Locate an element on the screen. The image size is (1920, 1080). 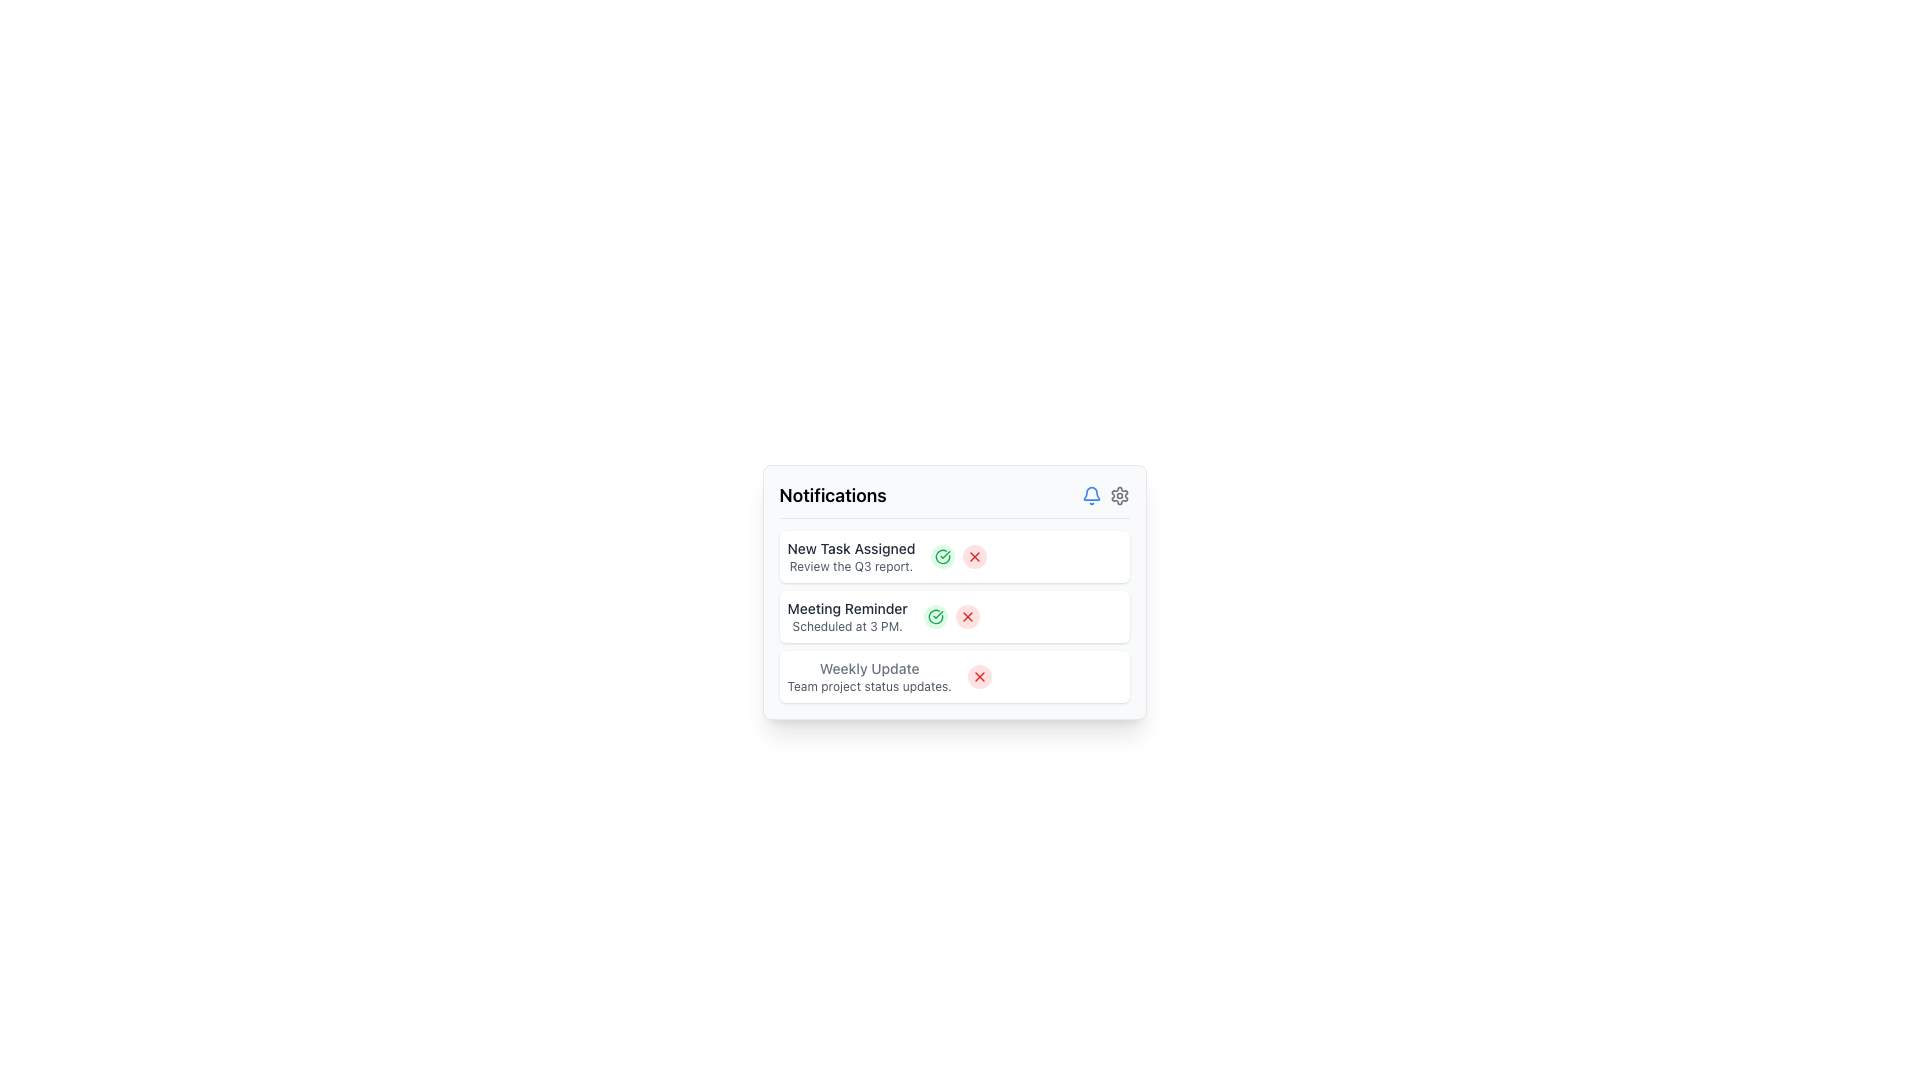
the circular button with a green checkmark icon inside to mark the notification as read, located to the right of the 'Meeting Reminder' text in the notifications list is located at coordinates (934, 616).